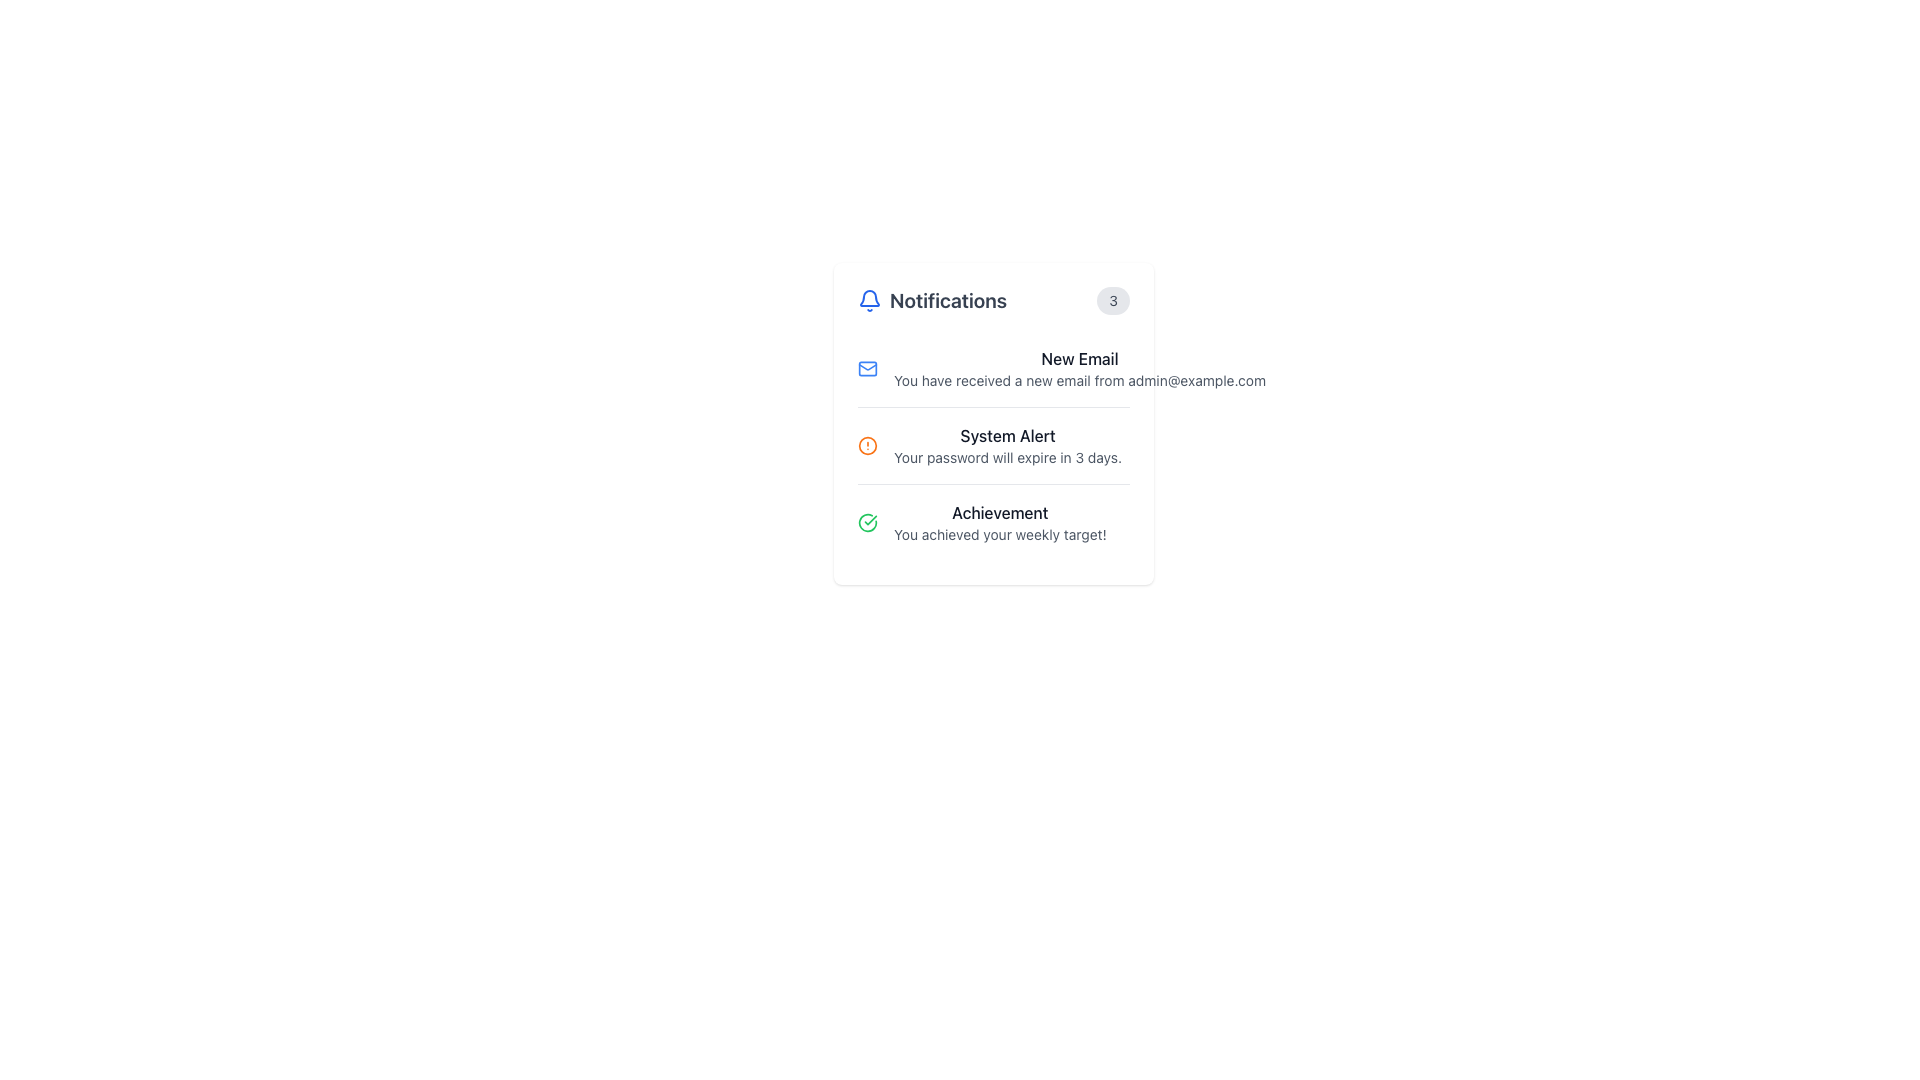 The width and height of the screenshot is (1920, 1080). Describe the element at coordinates (868, 445) in the screenshot. I see `the alert icon located to the left of the 'System Alert' notification, which indicates a password expiration alert` at that location.